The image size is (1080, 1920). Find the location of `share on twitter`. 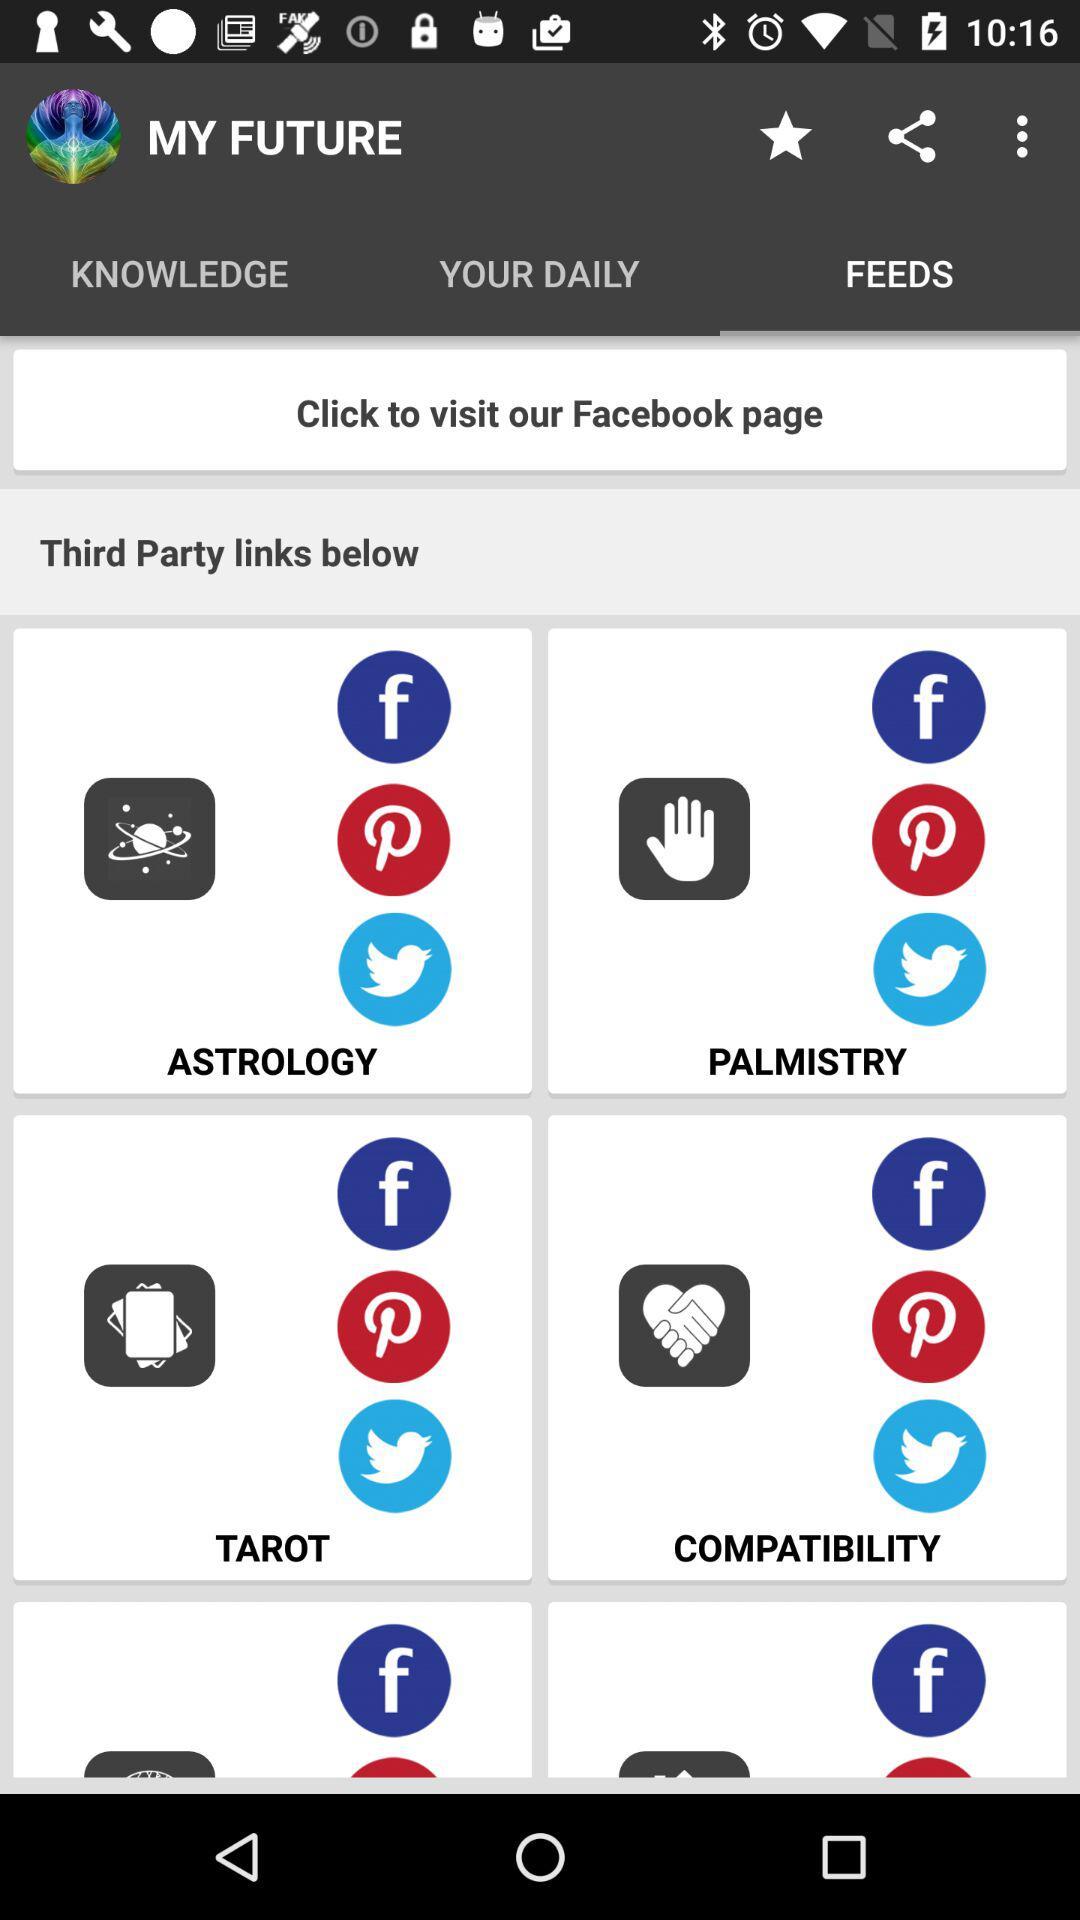

share on twitter is located at coordinates (929, 970).